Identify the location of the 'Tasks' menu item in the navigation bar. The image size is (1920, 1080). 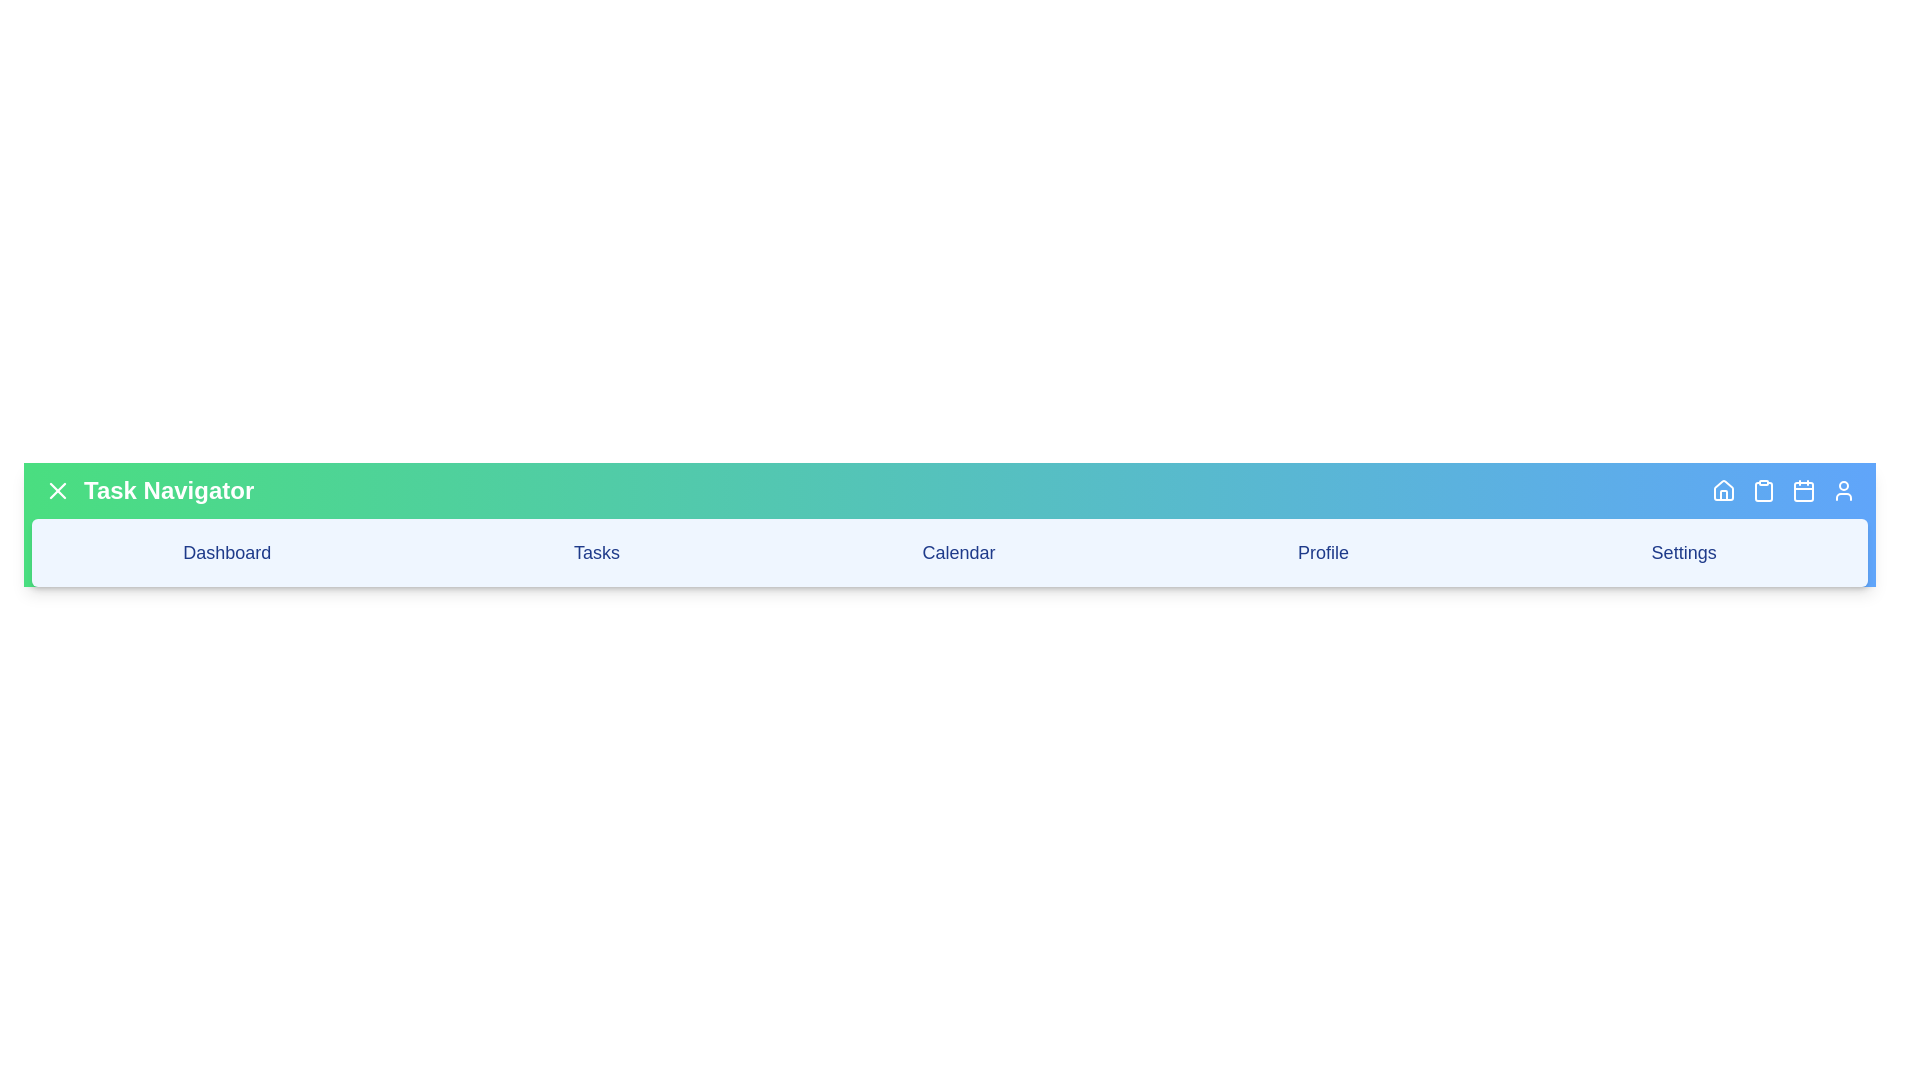
(595, 552).